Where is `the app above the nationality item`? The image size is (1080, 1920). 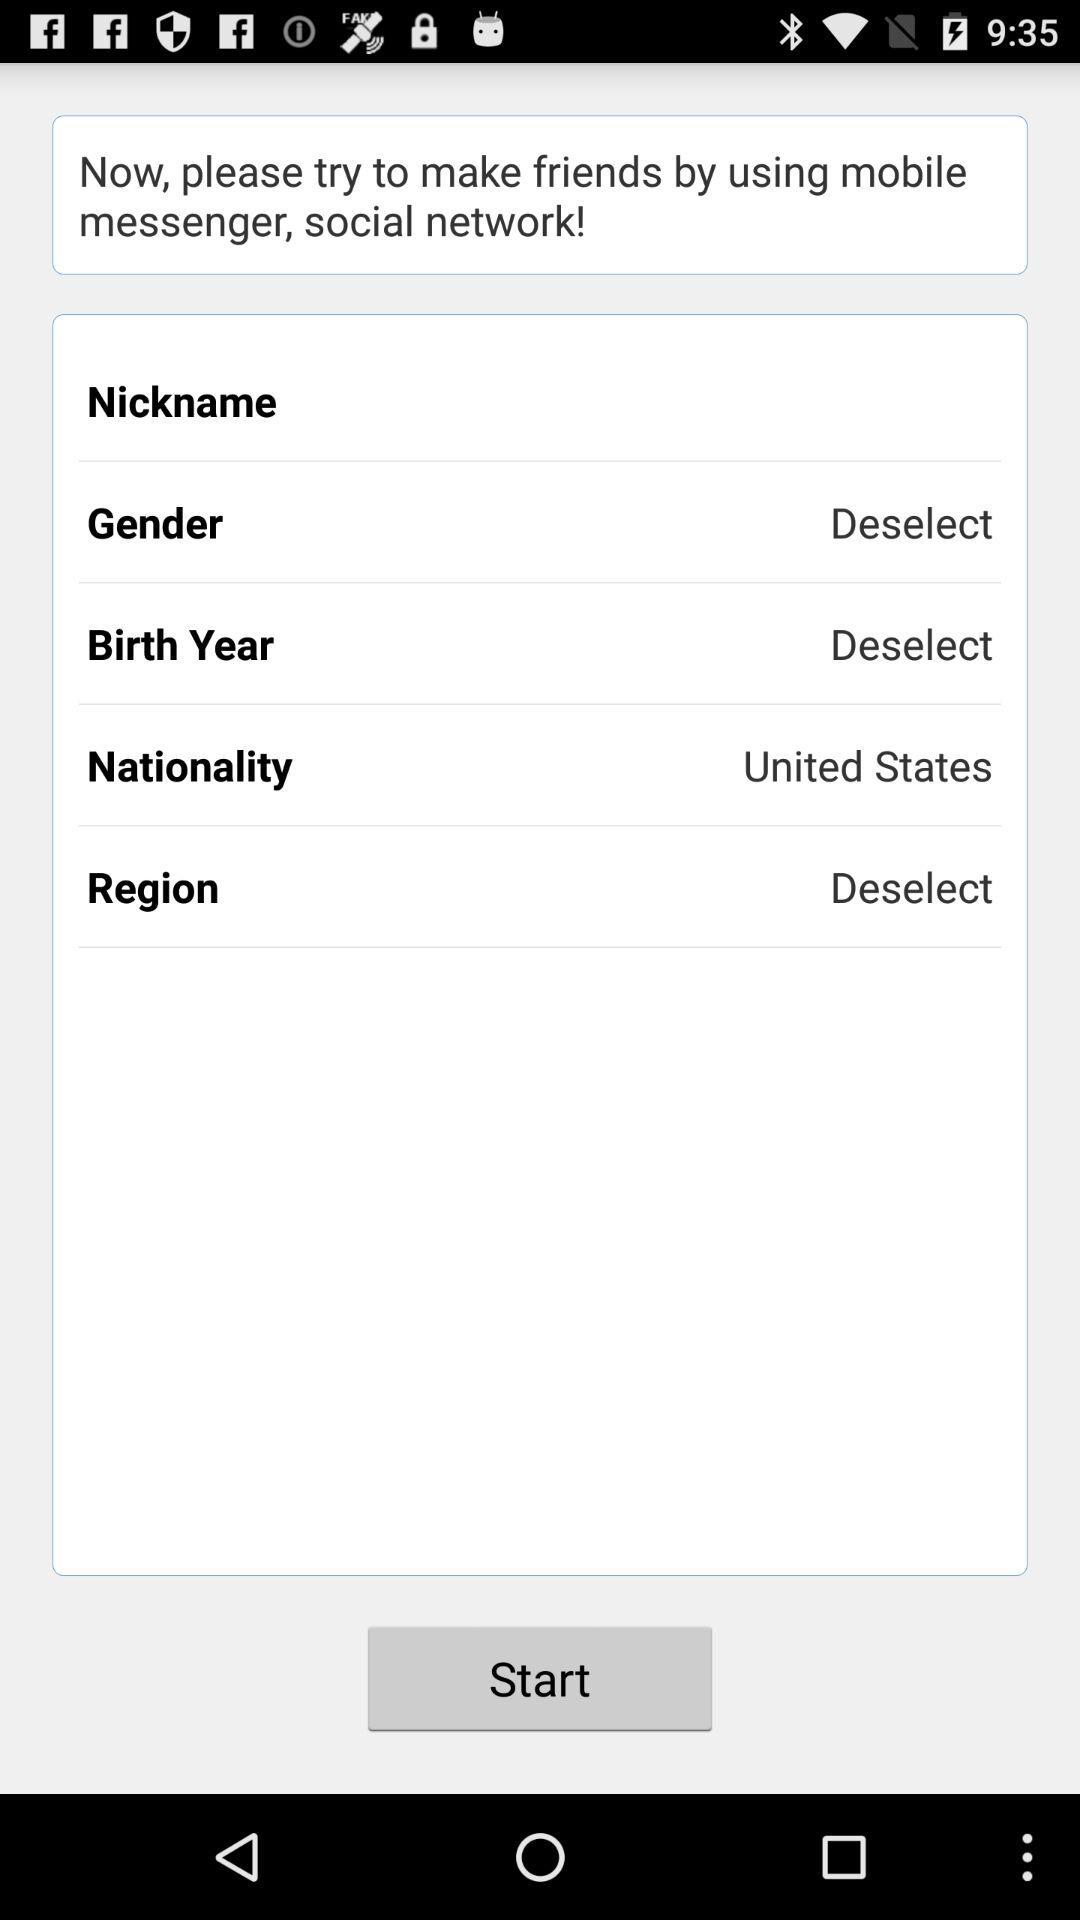
the app above the nationality item is located at coordinates (458, 643).